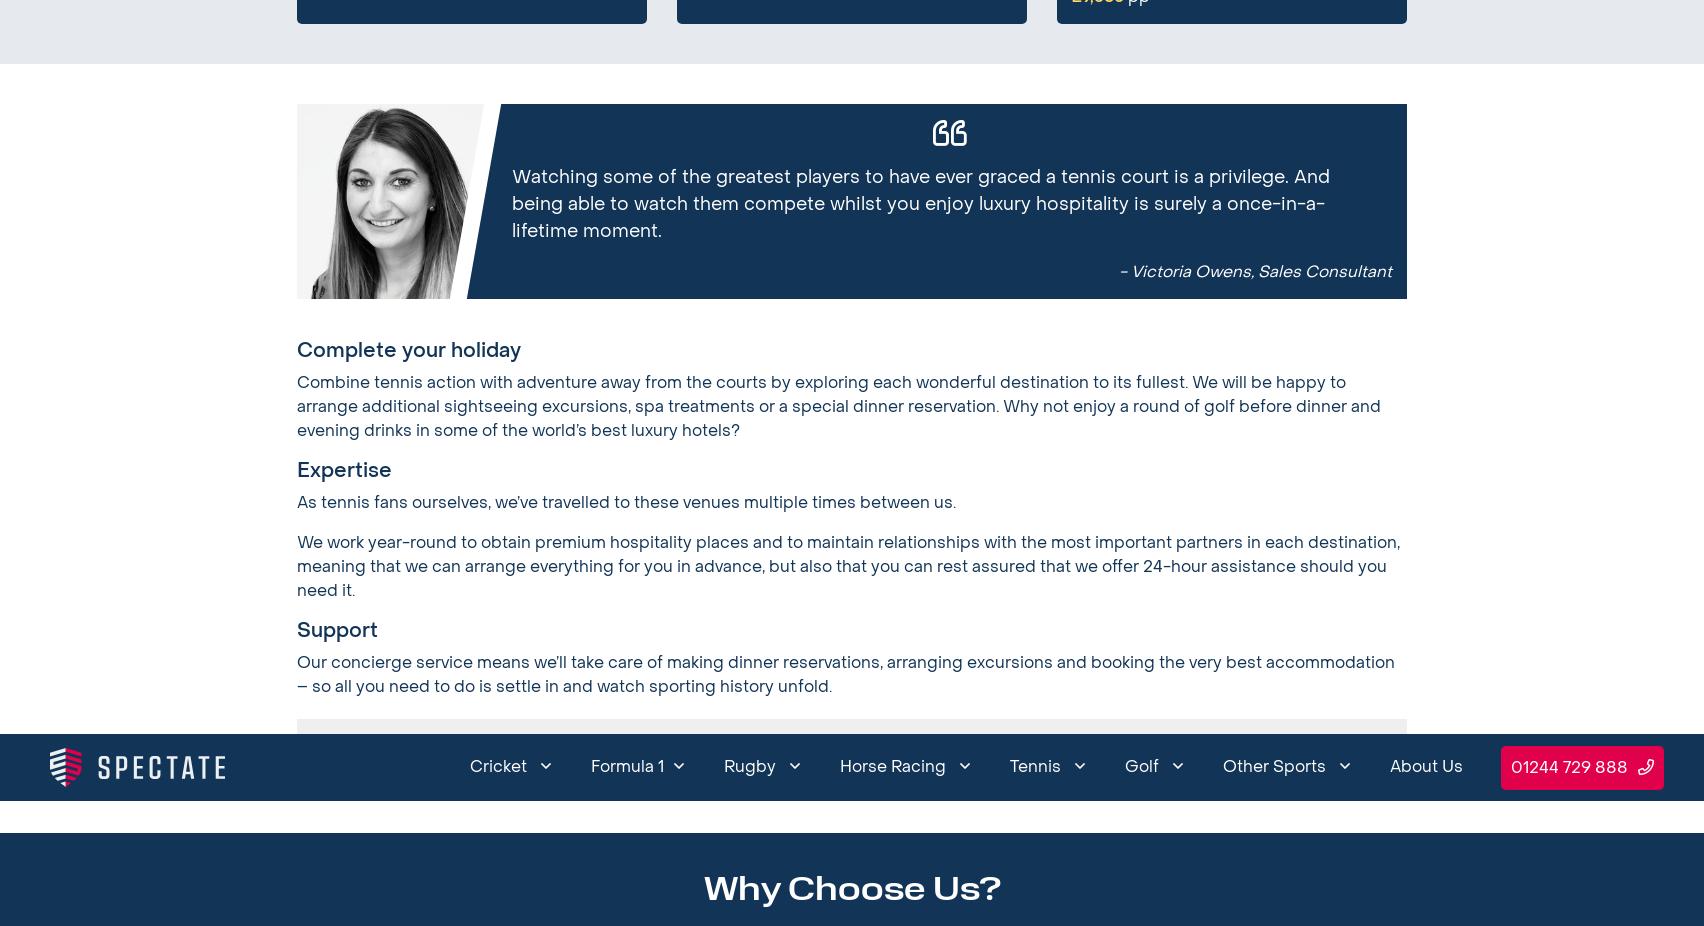 The width and height of the screenshot is (1704, 926). What do you see at coordinates (1284, 70) in the screenshot?
I see `'Blog'` at bounding box center [1284, 70].